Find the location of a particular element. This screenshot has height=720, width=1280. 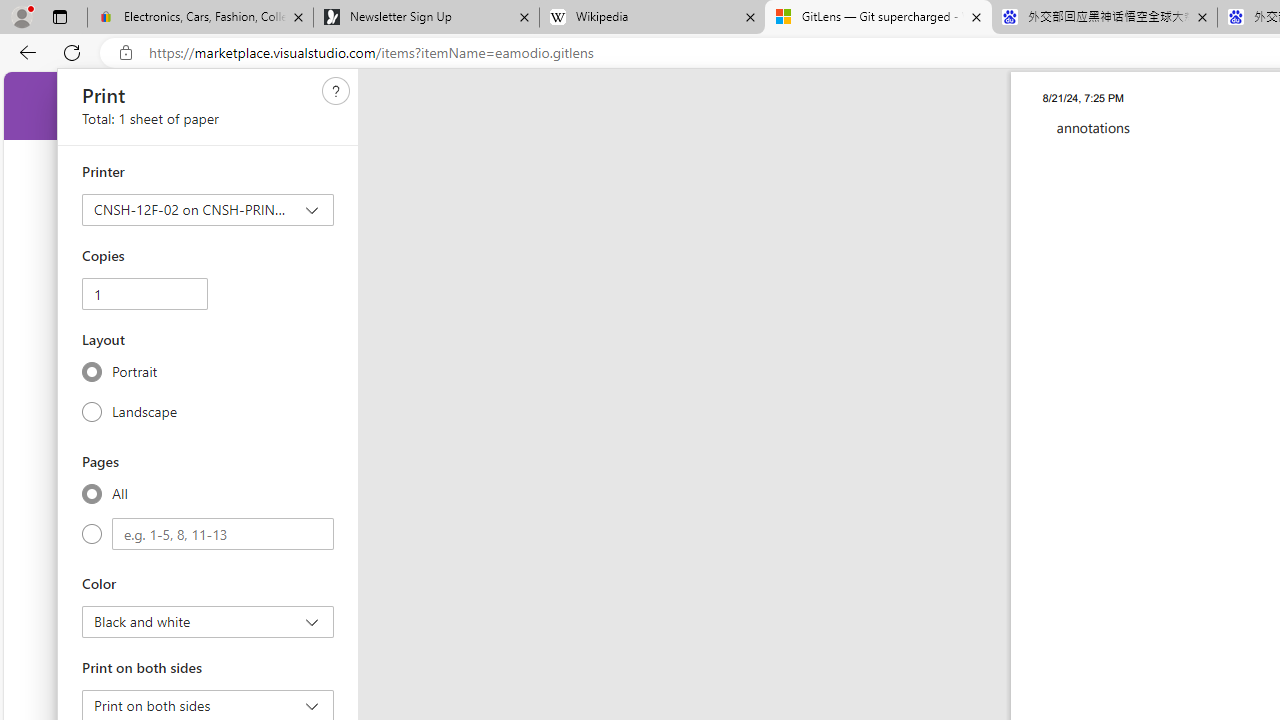

'Class: c0129' is located at coordinates (336, 91).